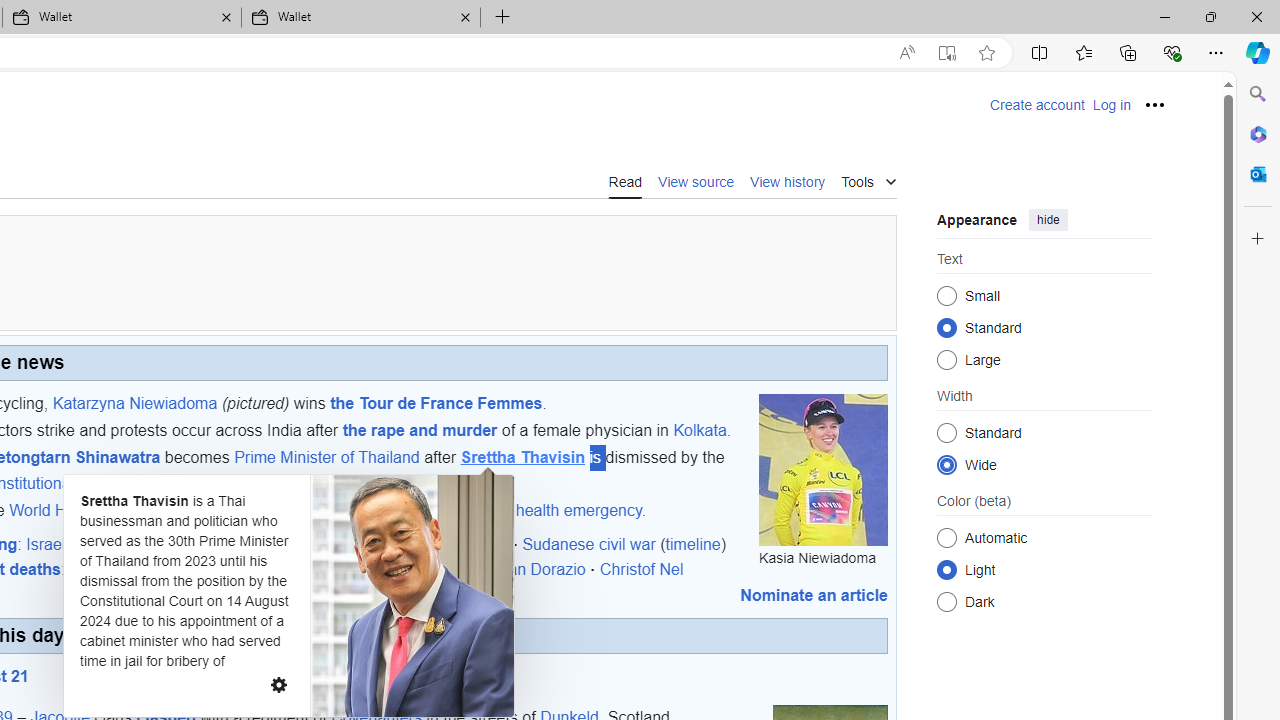  What do you see at coordinates (696, 181) in the screenshot?
I see `'View source'` at bounding box center [696, 181].